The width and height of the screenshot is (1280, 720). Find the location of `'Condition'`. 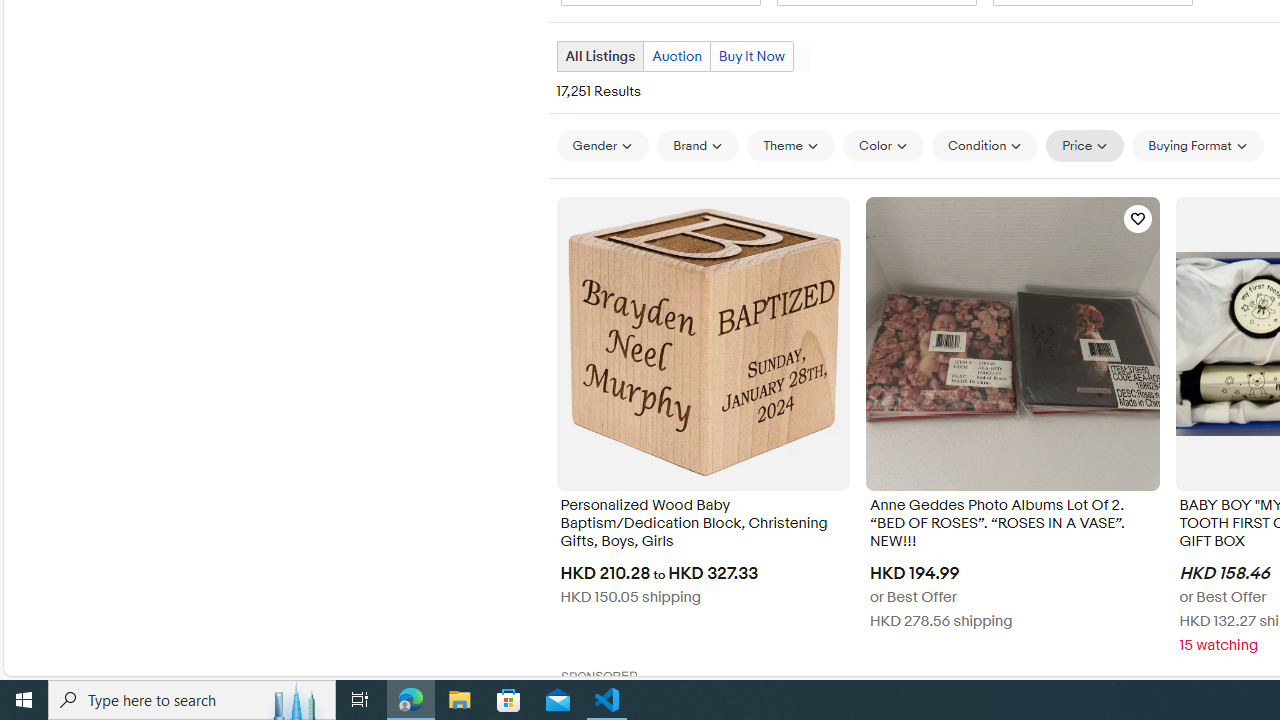

'Condition' is located at coordinates (984, 145).